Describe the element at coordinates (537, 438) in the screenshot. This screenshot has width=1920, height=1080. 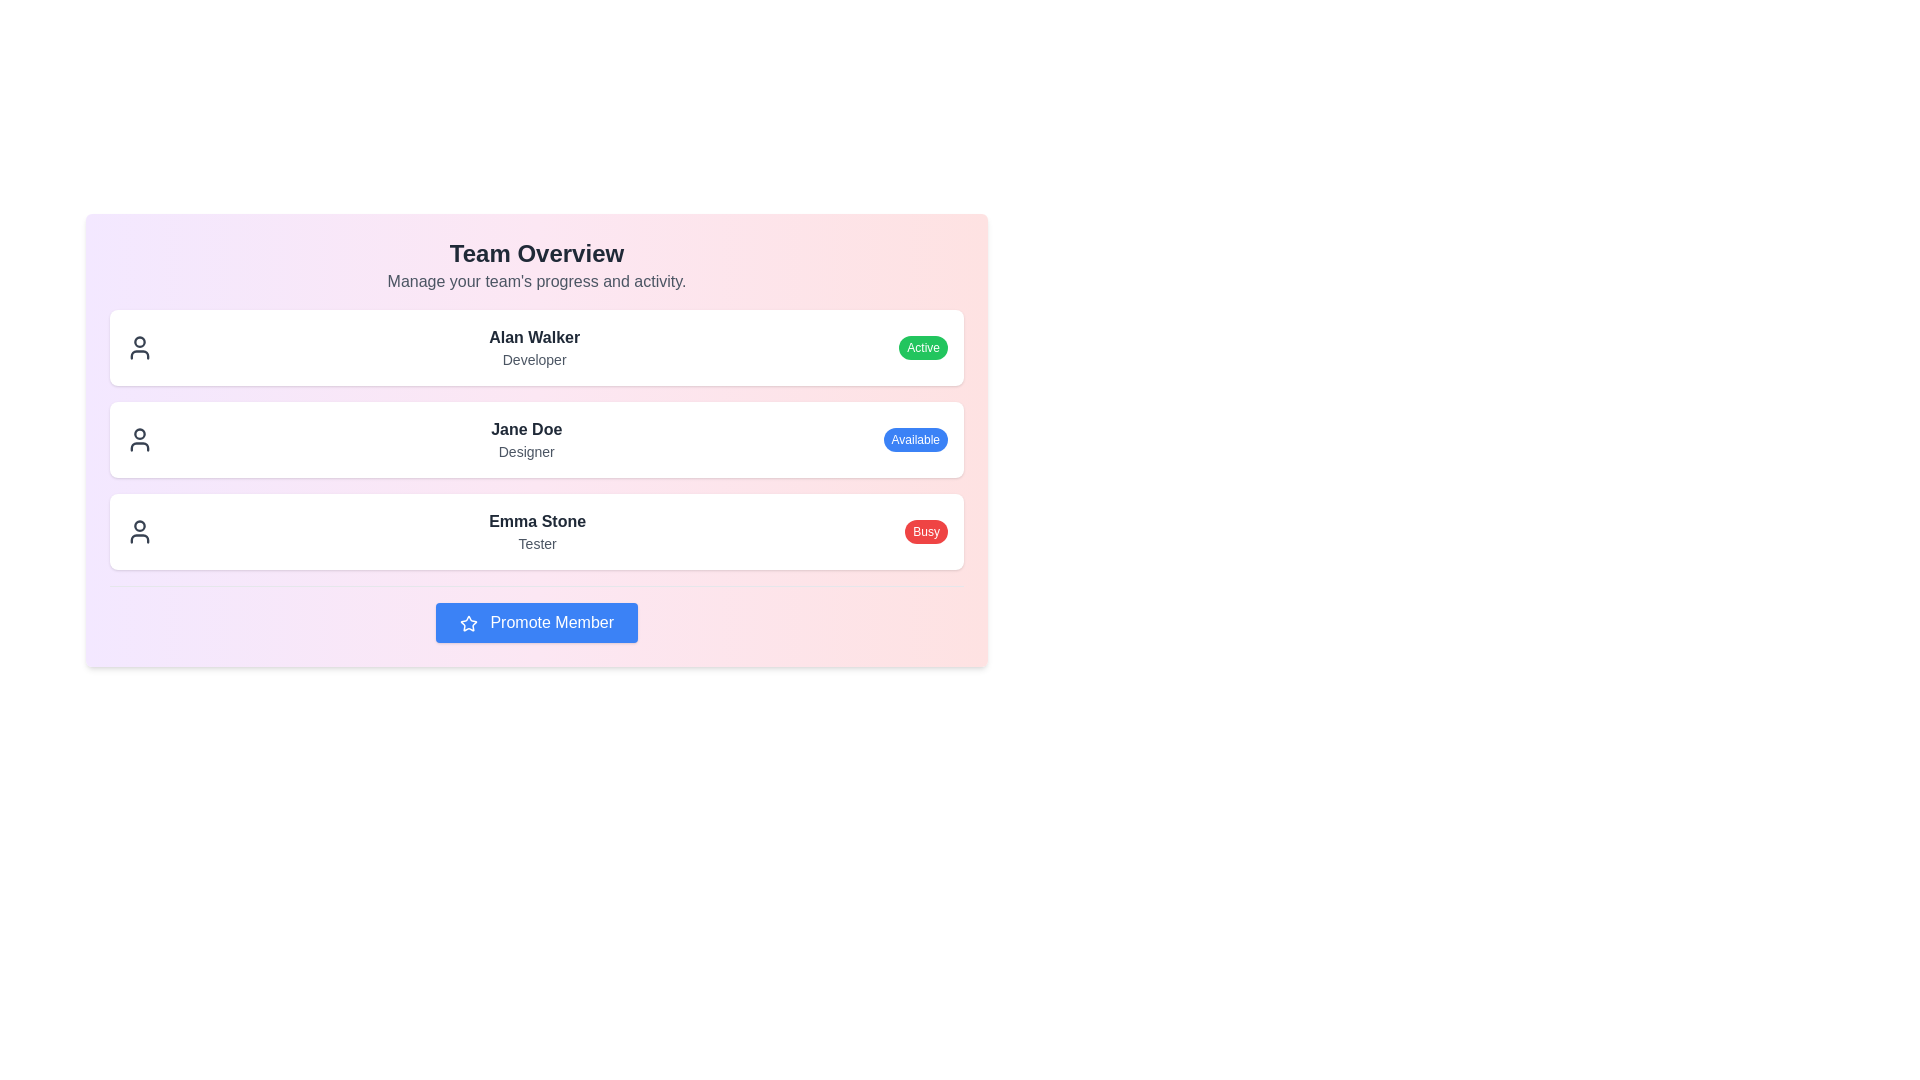
I see `the second list item in the 'Team Overview' section, which displays a team member's name, role, and availability status` at that location.